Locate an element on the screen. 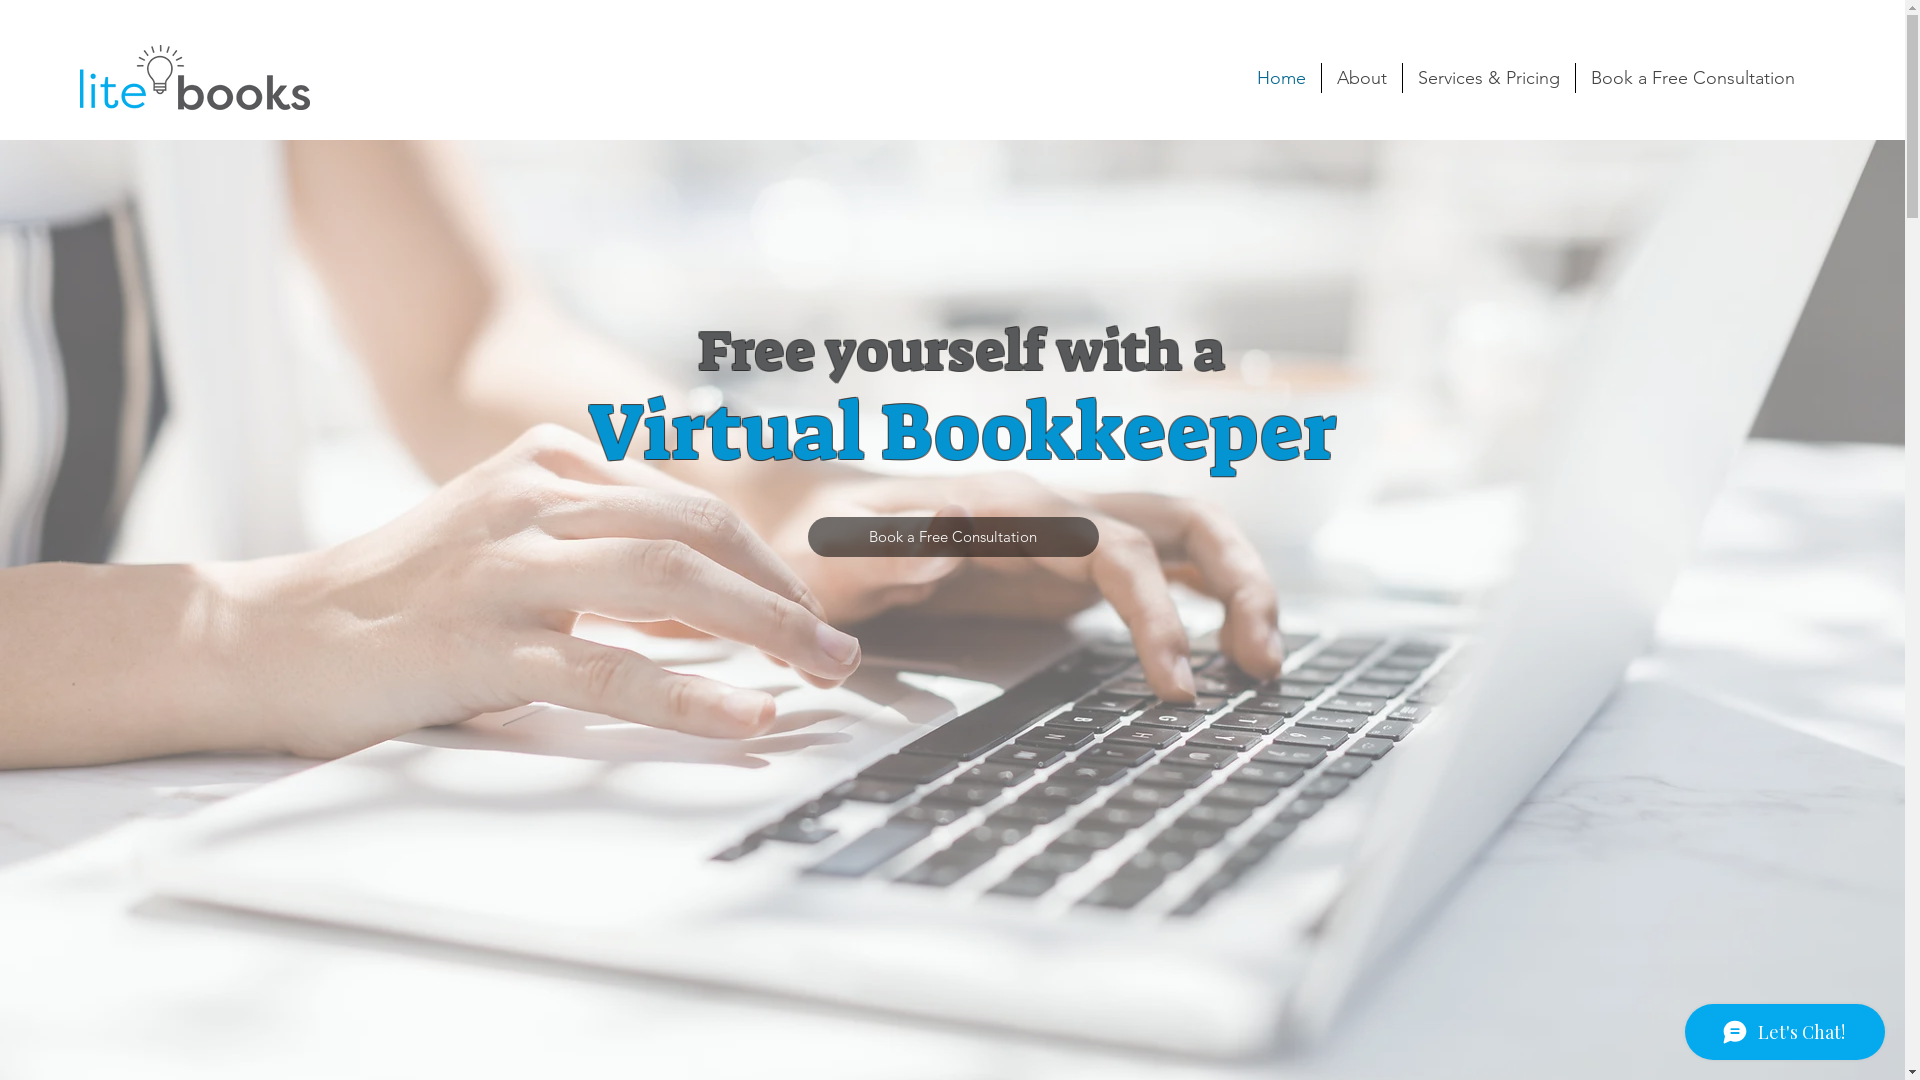 The width and height of the screenshot is (1920, 1080). 'Home' is located at coordinates (1281, 76).